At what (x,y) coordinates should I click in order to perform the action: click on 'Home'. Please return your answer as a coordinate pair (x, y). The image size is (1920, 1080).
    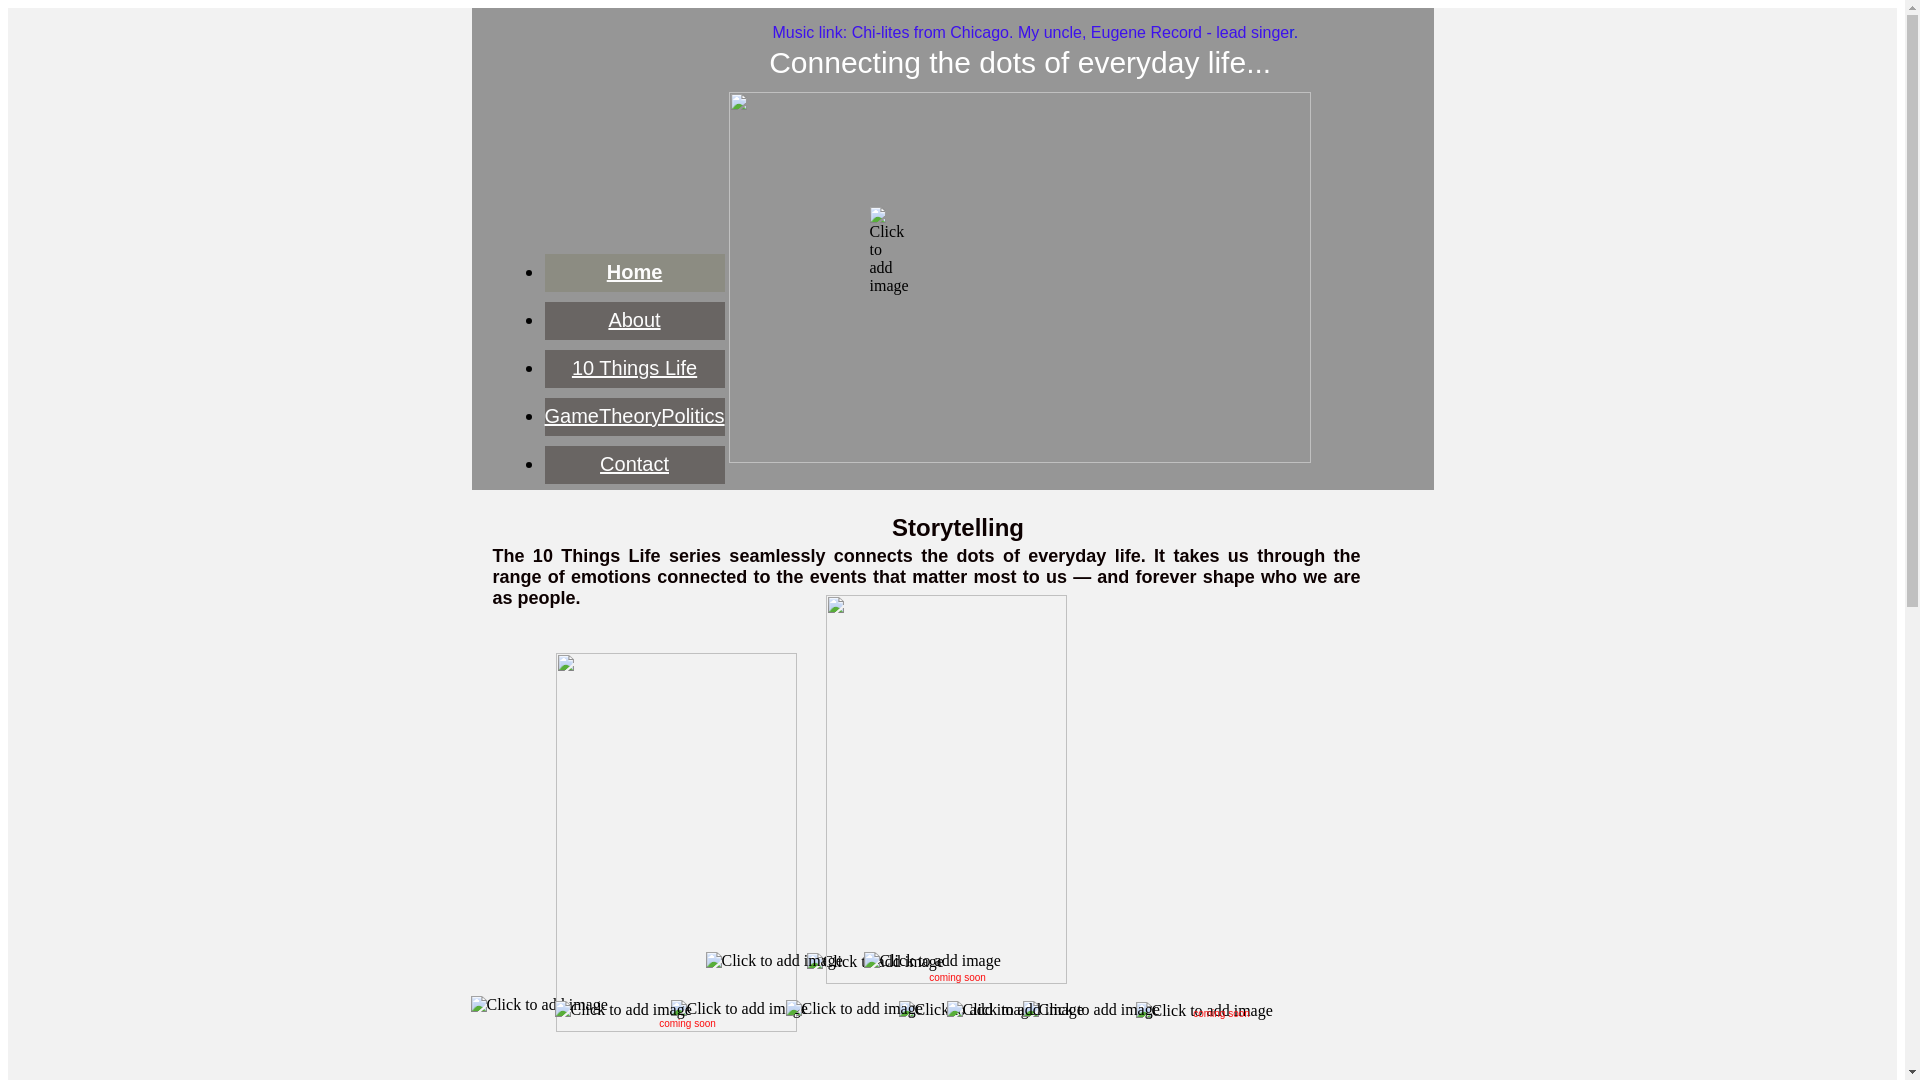
    Looking at the image, I should click on (633, 272).